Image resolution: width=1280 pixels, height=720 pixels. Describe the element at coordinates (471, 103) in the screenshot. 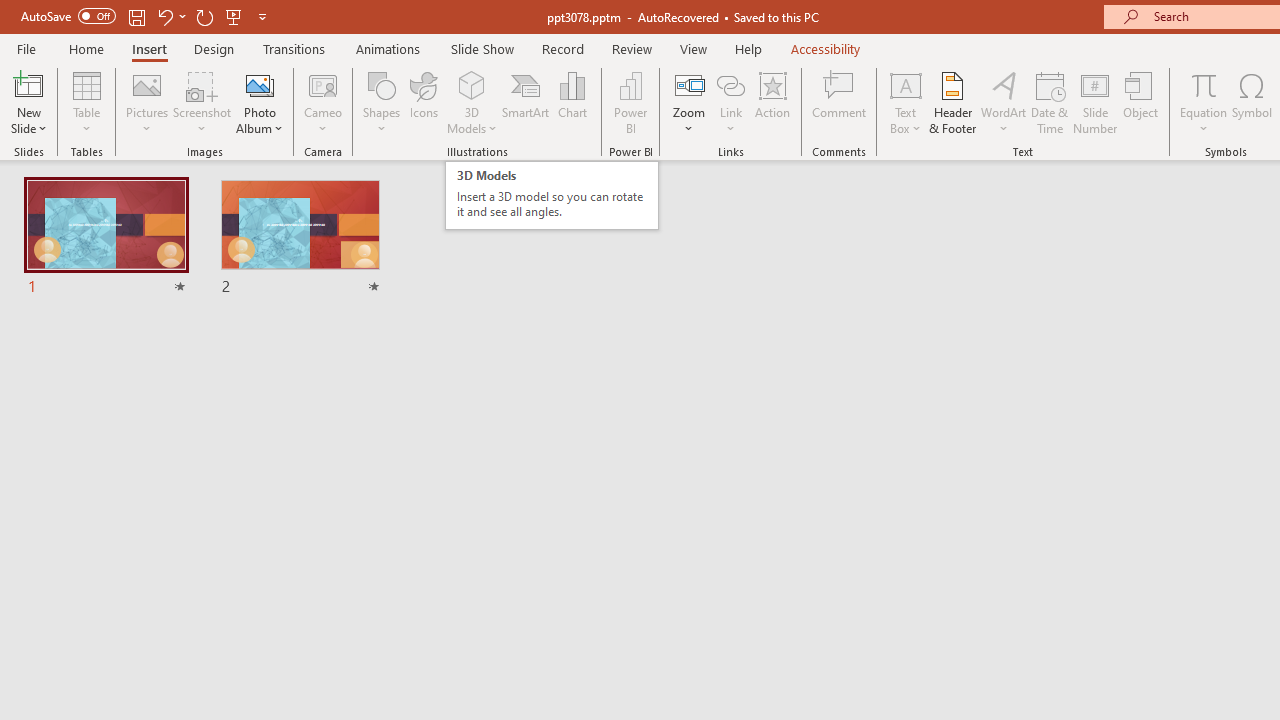

I see `'3D Models'` at that location.